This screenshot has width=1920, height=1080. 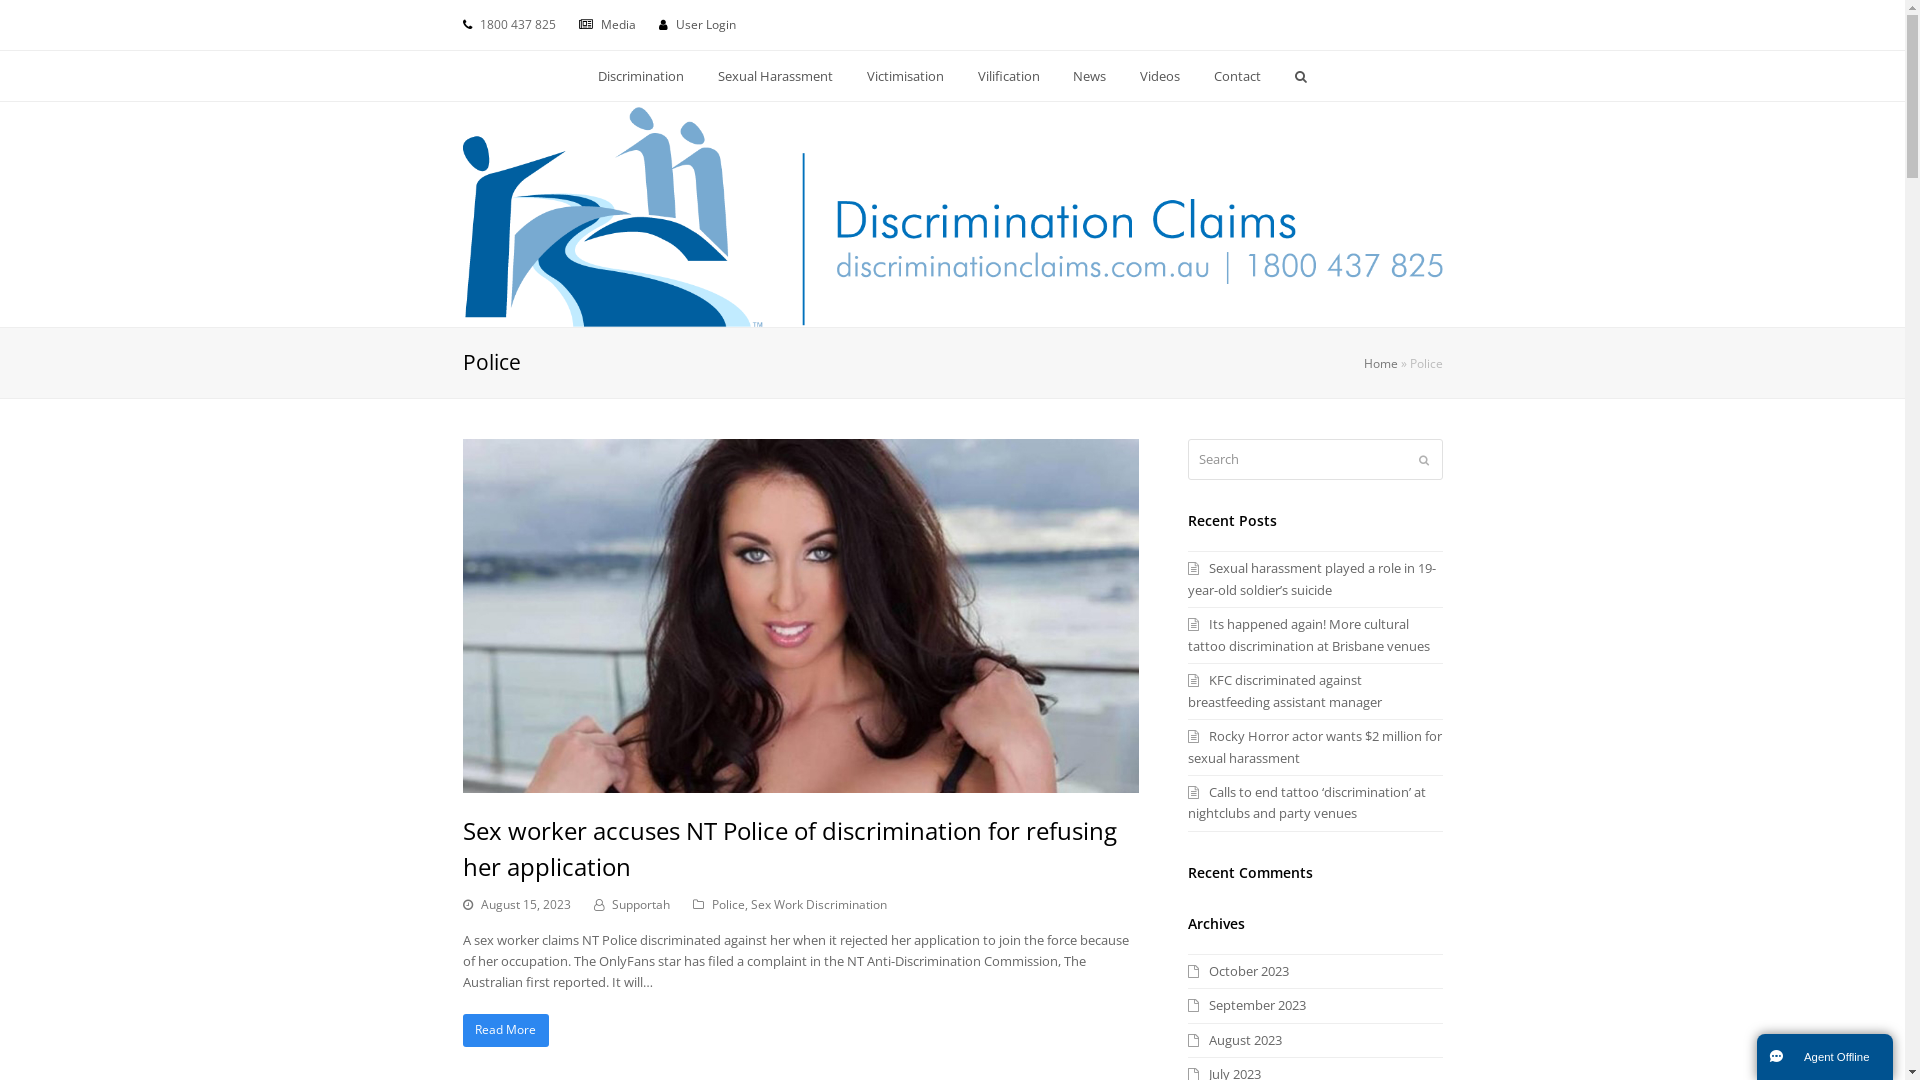 What do you see at coordinates (1285, 689) in the screenshot?
I see `'KFC discriminated against breastfeeding assistant manager'` at bounding box center [1285, 689].